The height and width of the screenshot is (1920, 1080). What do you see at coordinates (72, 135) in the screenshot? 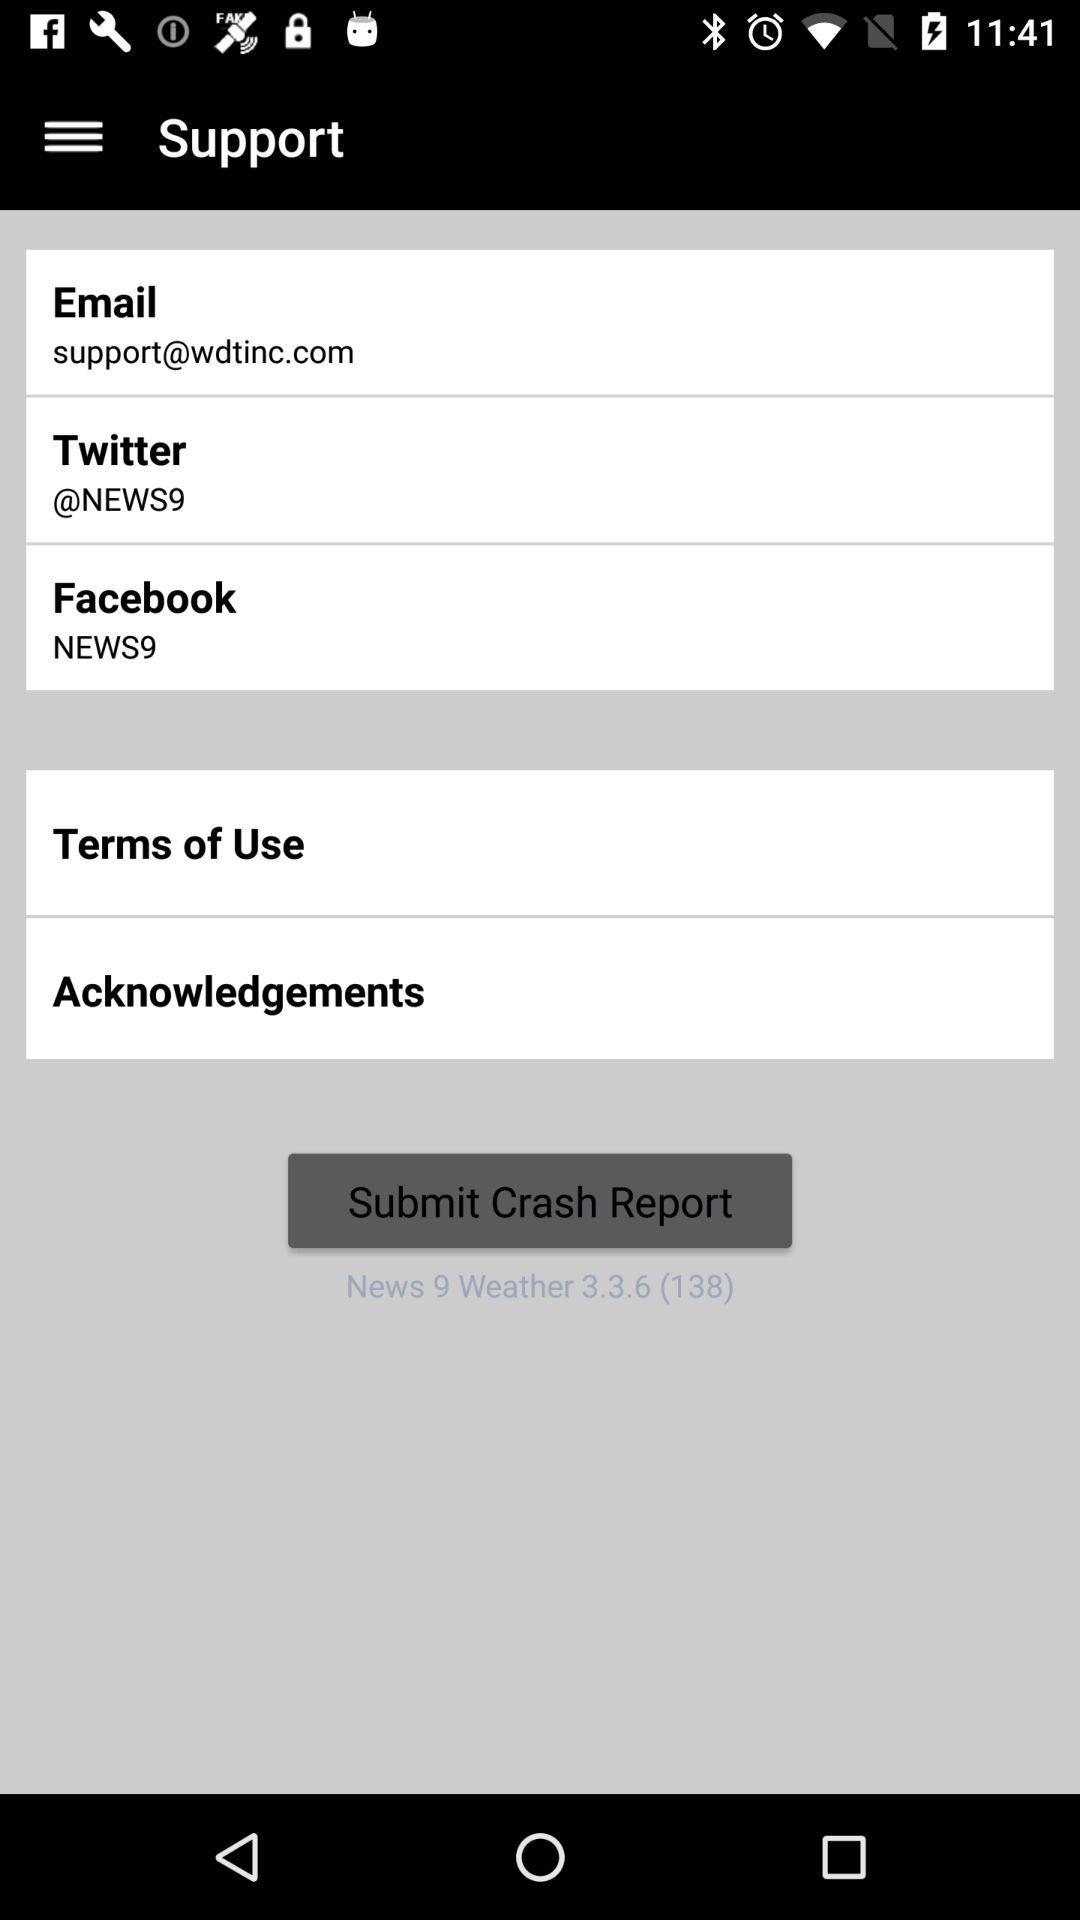
I see `app next to support icon` at bounding box center [72, 135].